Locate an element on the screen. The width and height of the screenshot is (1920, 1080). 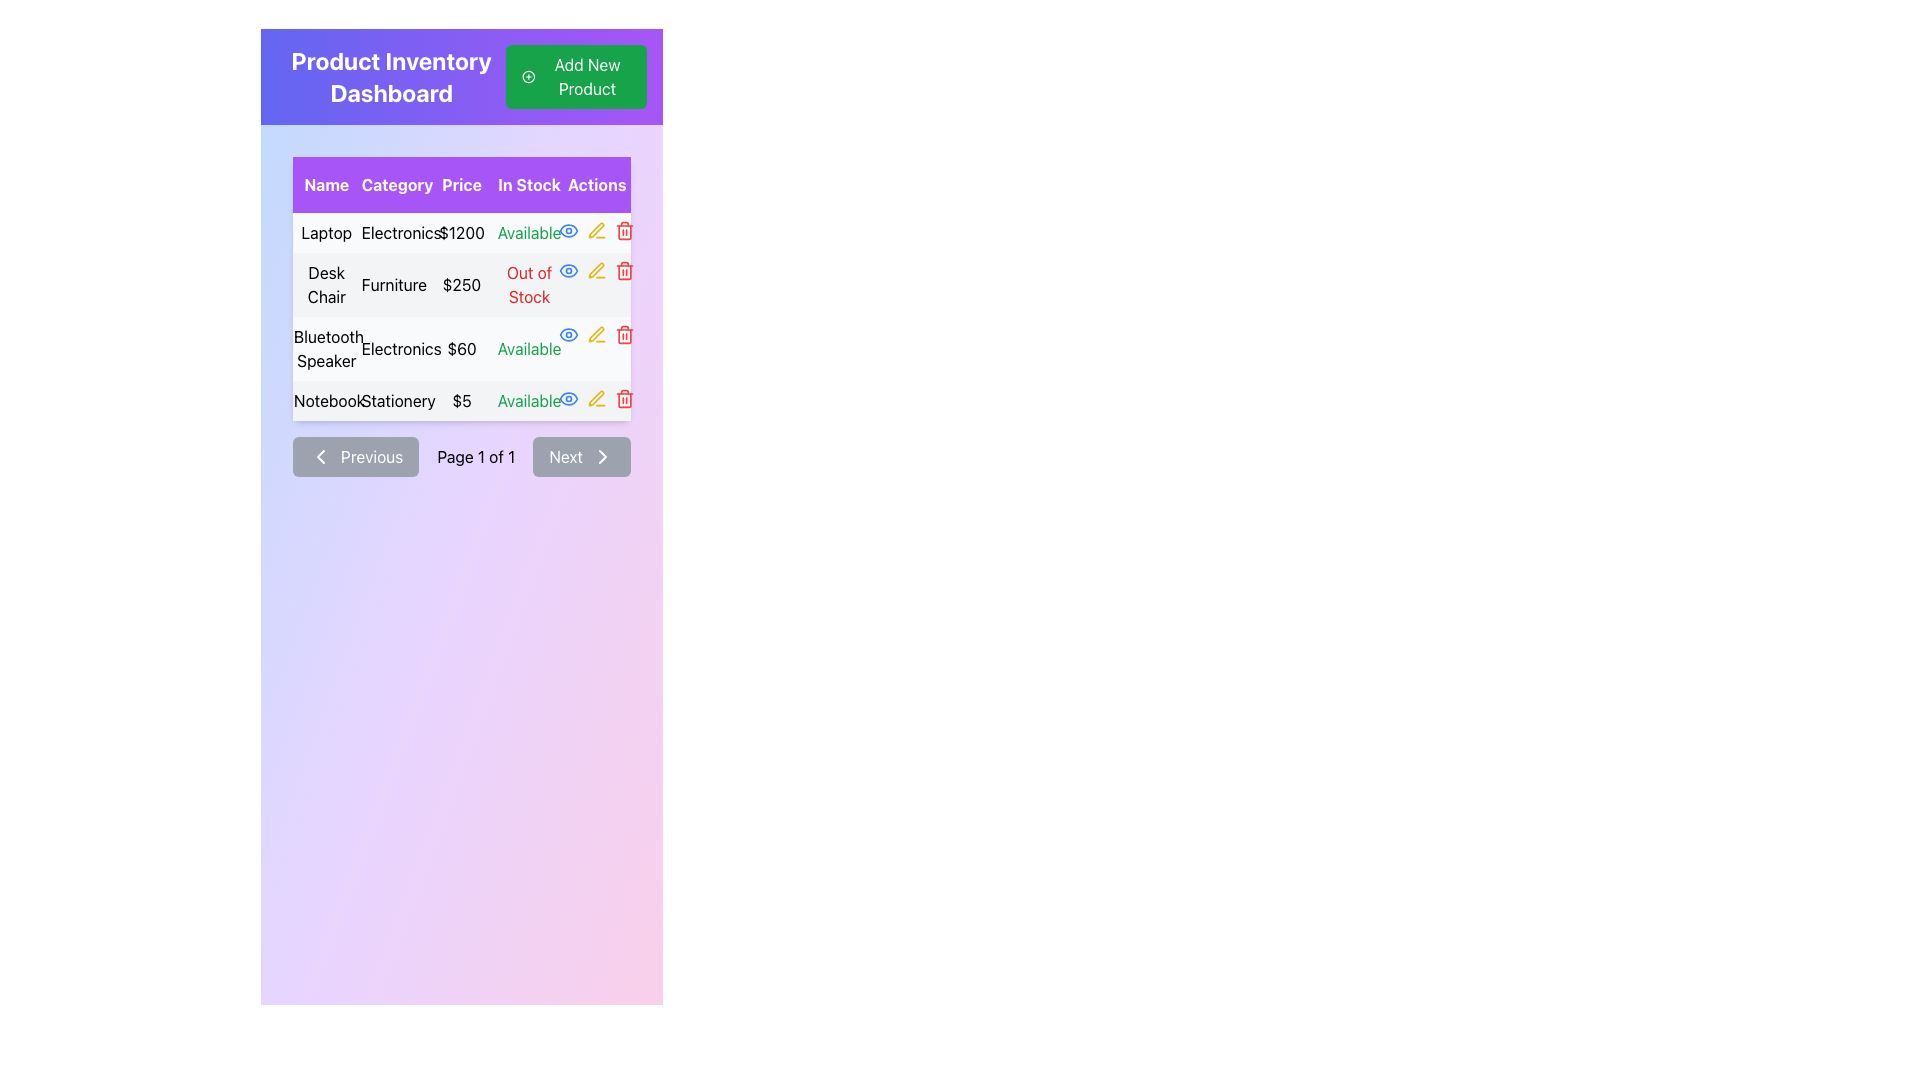
the edit button for the product details in the Actions column of the row labeled 'Notebook Stationery $5 Available', which is the second icon from the left is located at coordinates (596, 398).